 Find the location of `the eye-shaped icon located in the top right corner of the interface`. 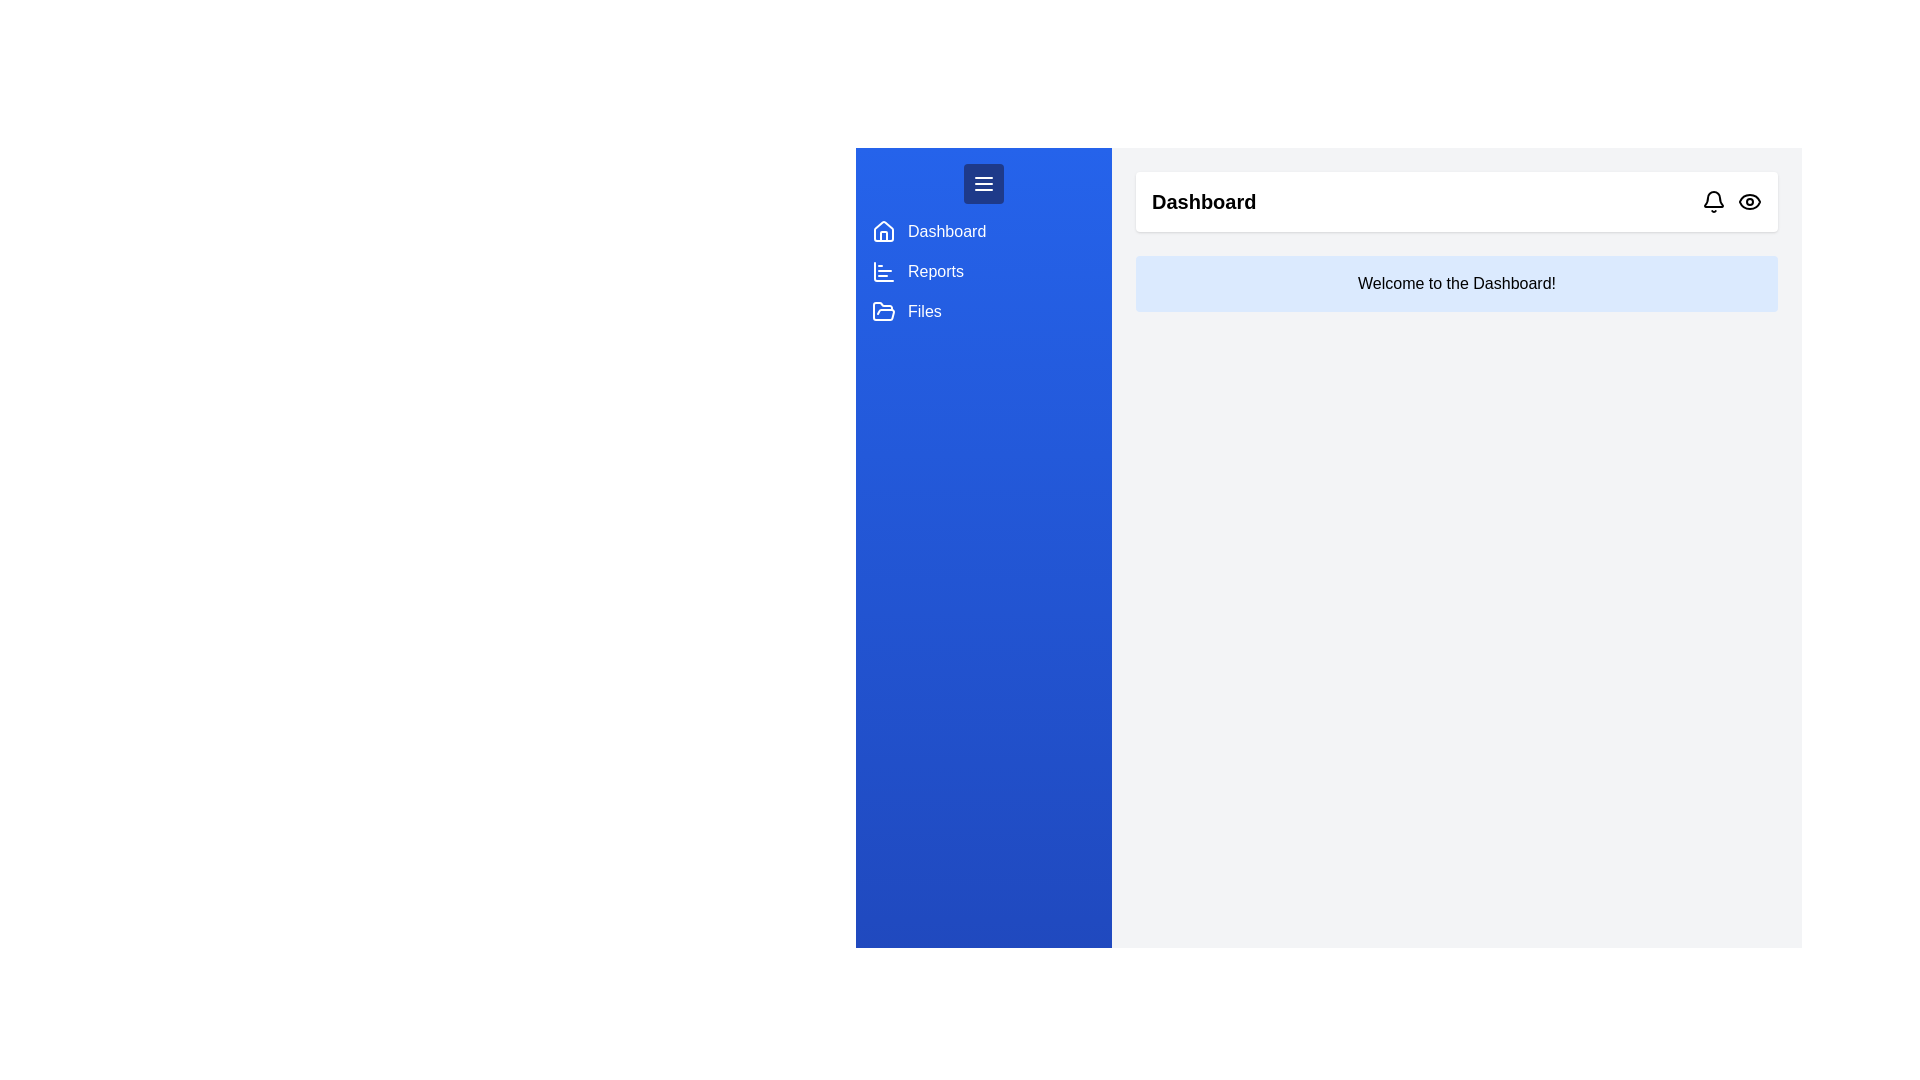

the eye-shaped icon located in the top right corner of the interface is located at coordinates (1749, 201).